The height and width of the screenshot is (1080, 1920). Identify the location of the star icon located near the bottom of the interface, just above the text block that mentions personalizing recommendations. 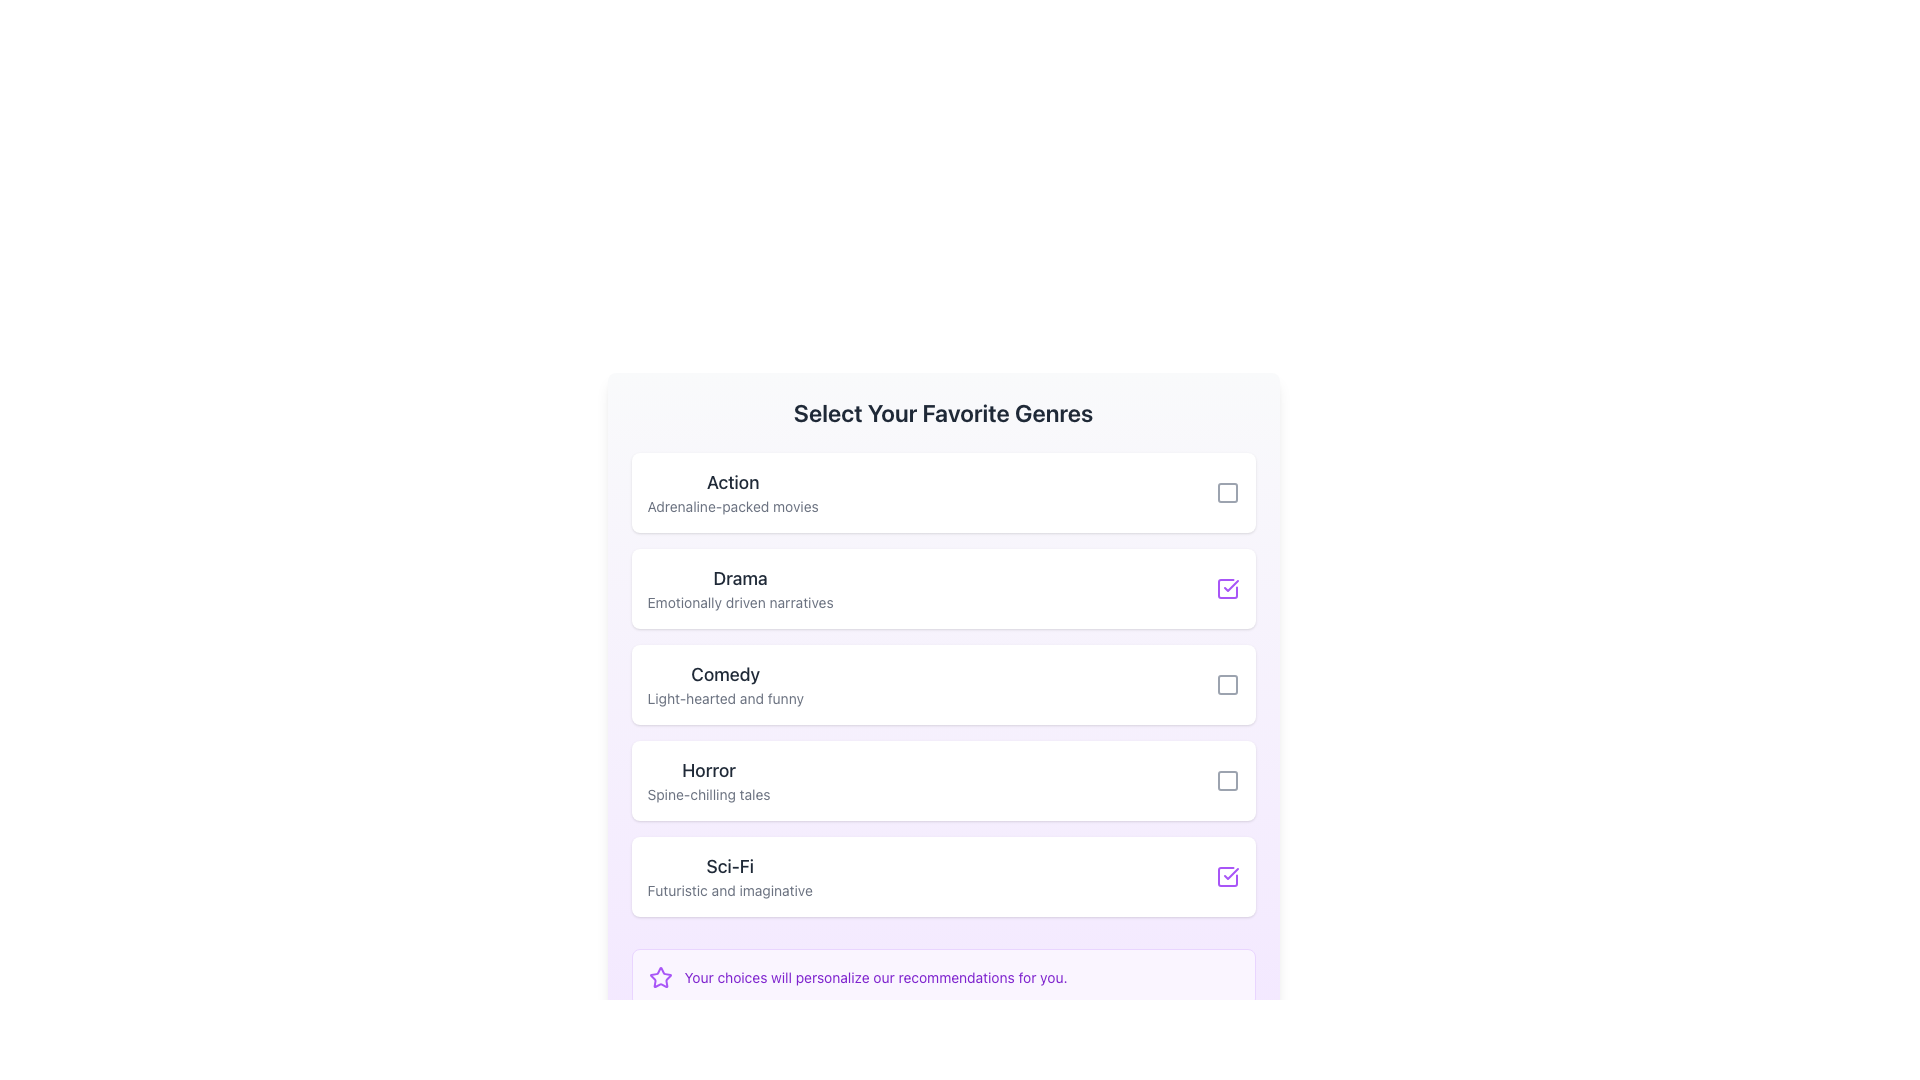
(660, 976).